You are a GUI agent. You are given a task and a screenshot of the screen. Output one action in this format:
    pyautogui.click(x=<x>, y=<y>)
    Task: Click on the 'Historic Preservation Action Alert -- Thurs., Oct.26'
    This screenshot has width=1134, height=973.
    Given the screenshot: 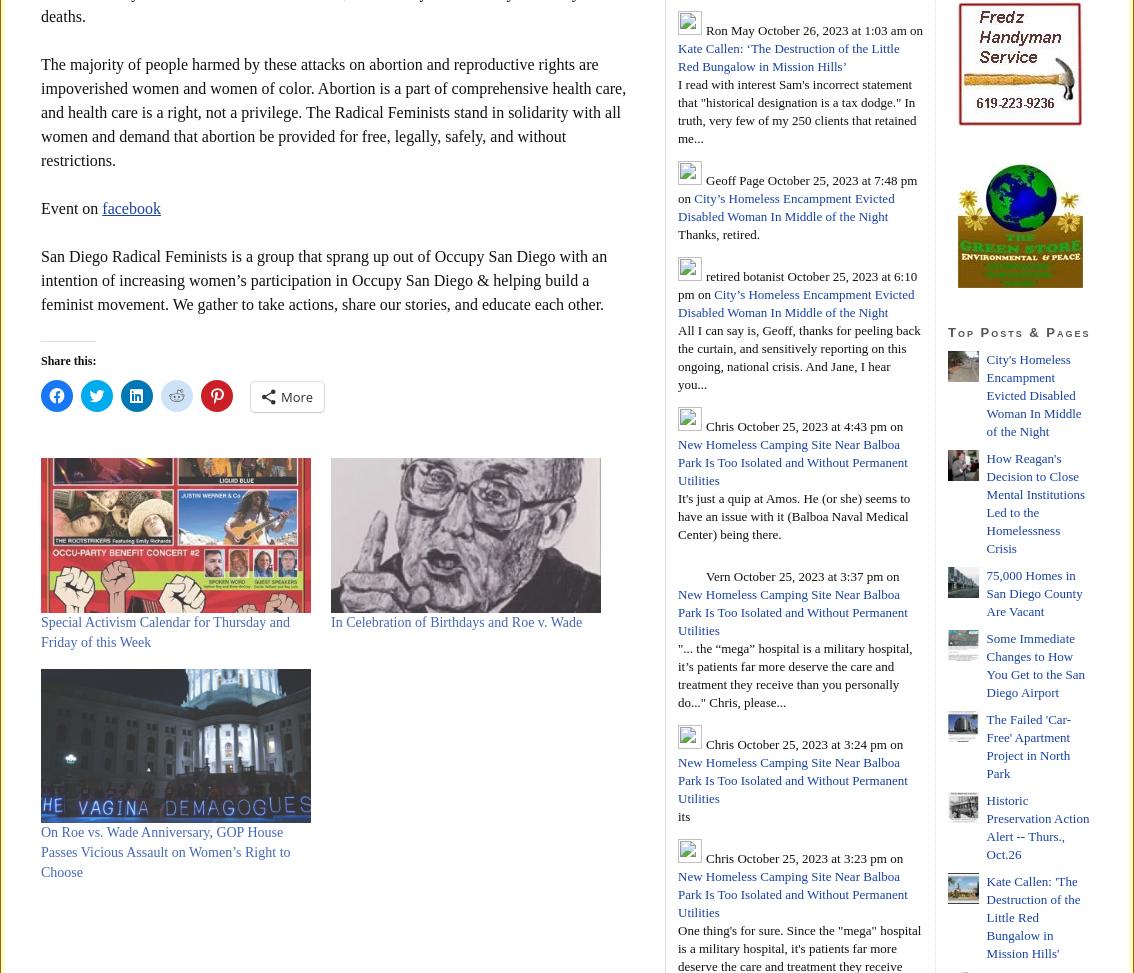 What is the action you would take?
    pyautogui.click(x=1037, y=825)
    